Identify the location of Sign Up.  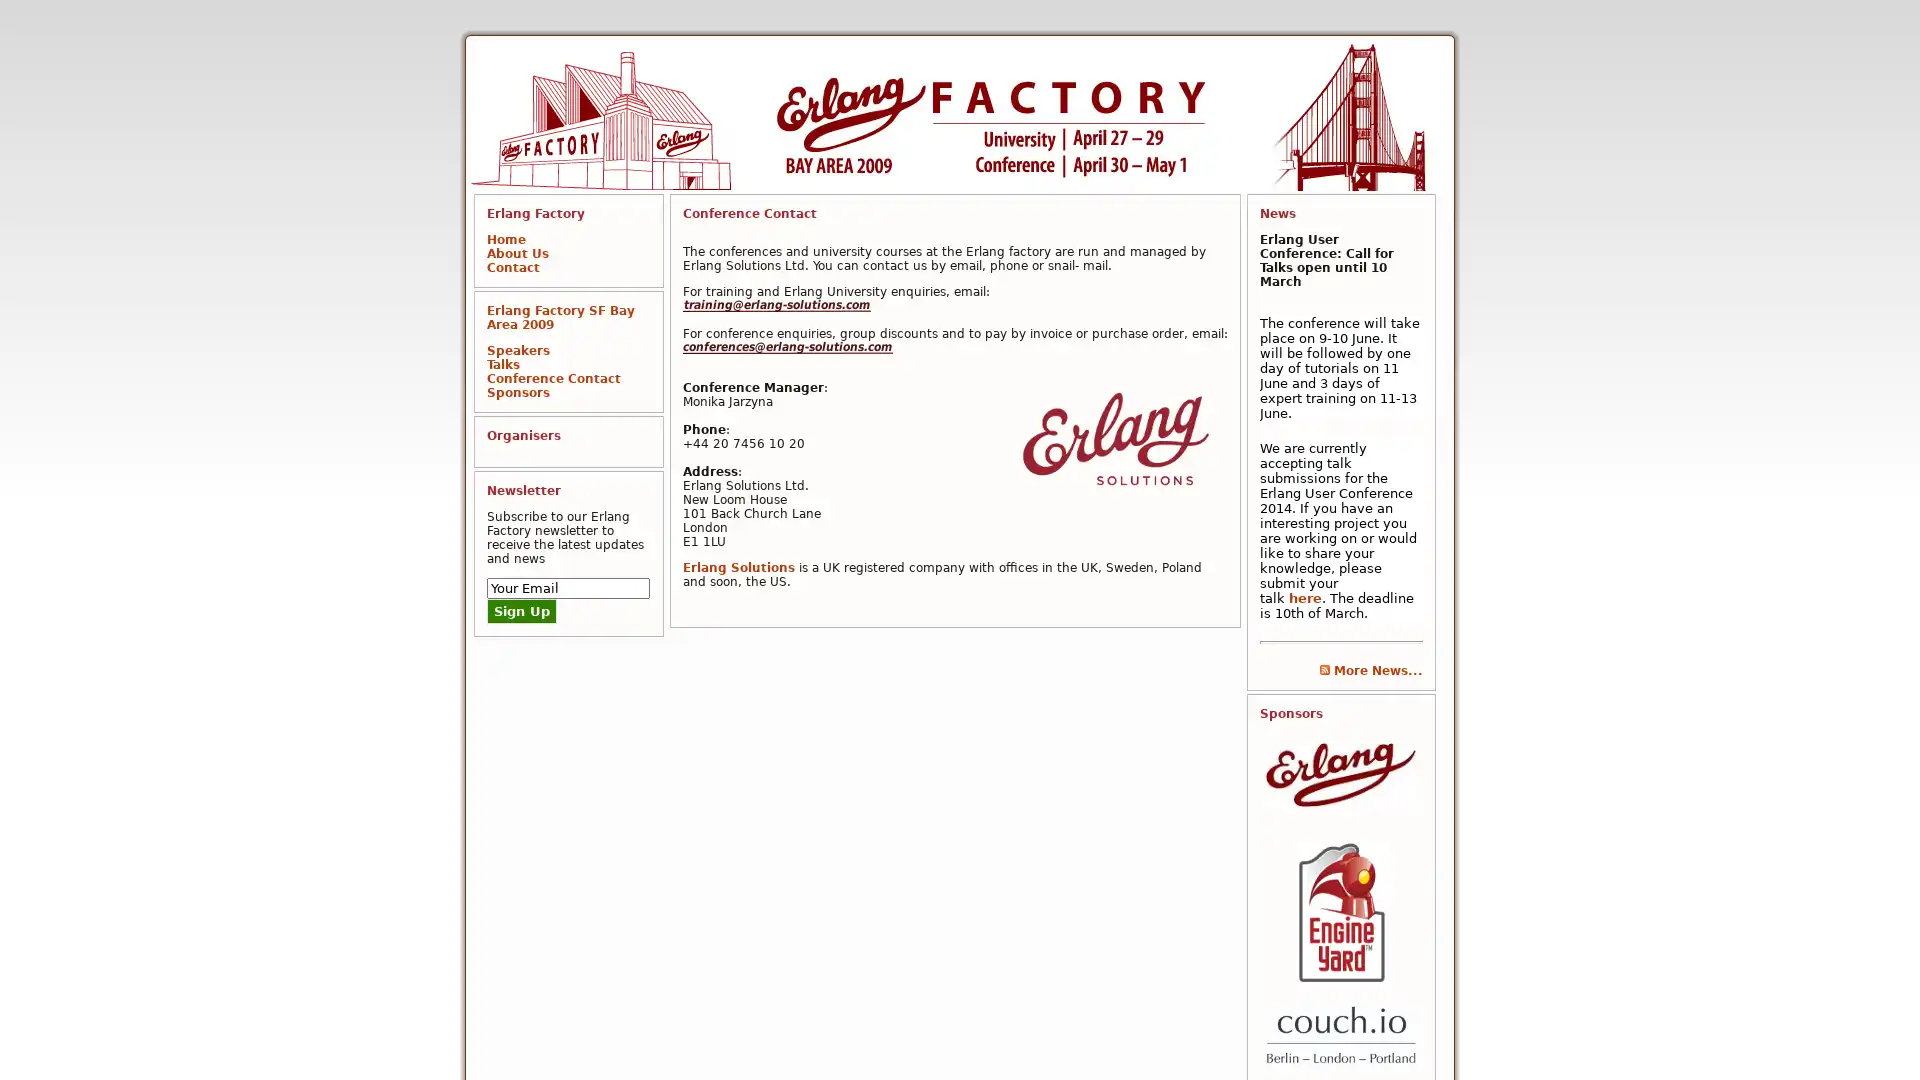
(522, 610).